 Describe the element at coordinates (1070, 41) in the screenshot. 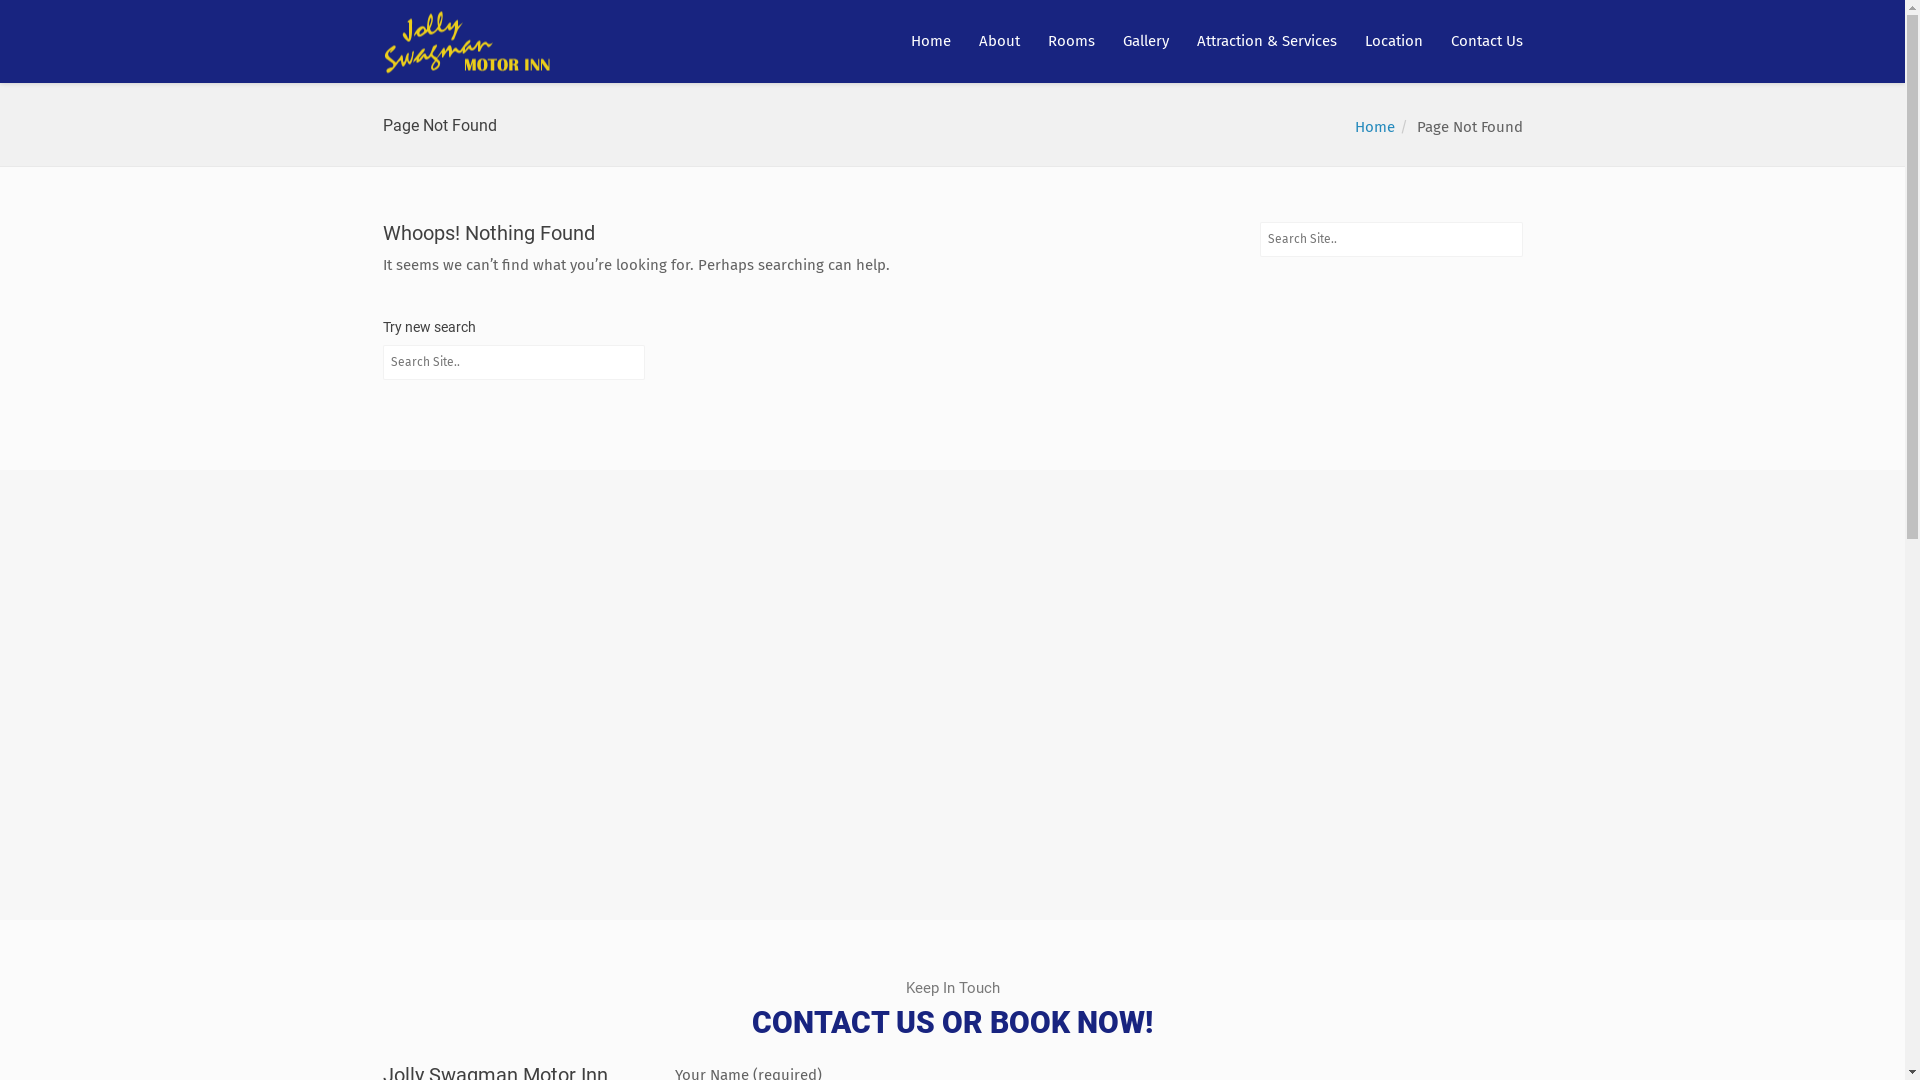

I see `'Rooms'` at that location.